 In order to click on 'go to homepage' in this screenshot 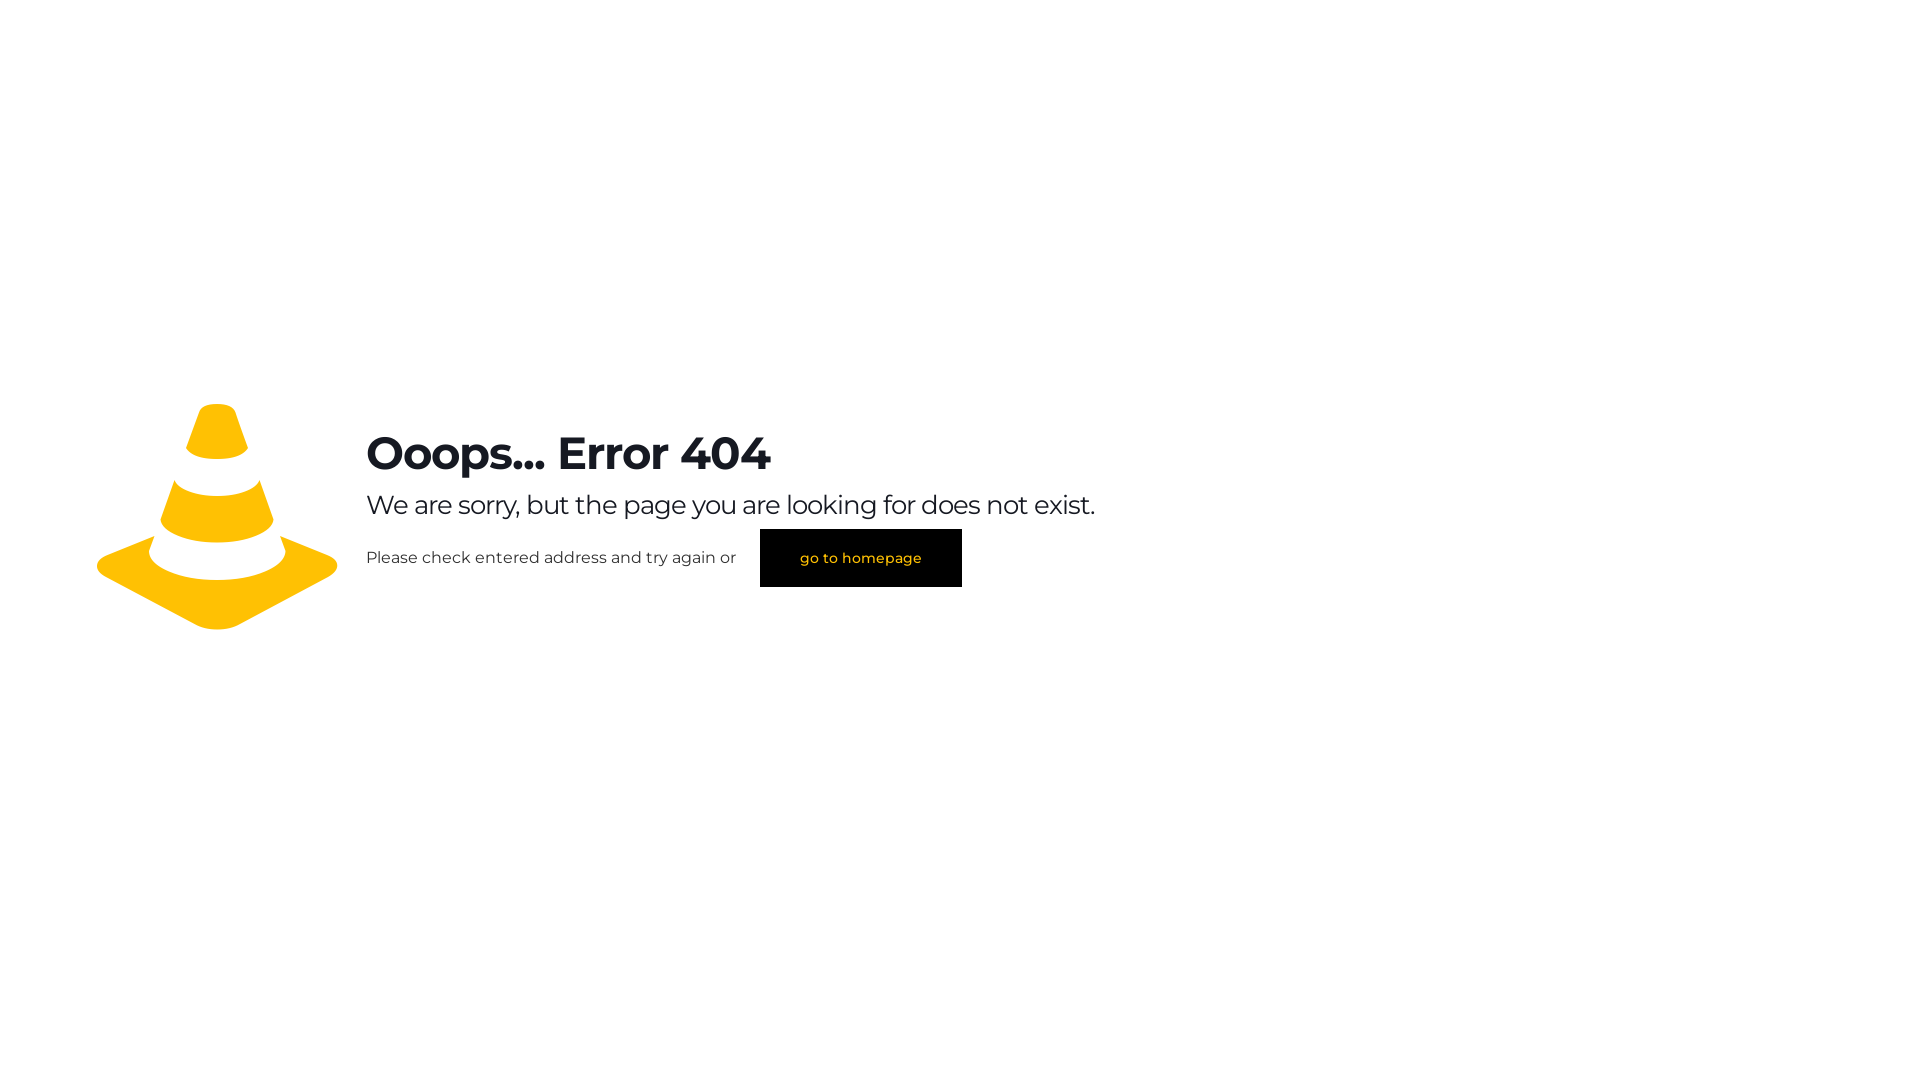, I will do `click(860, 558)`.